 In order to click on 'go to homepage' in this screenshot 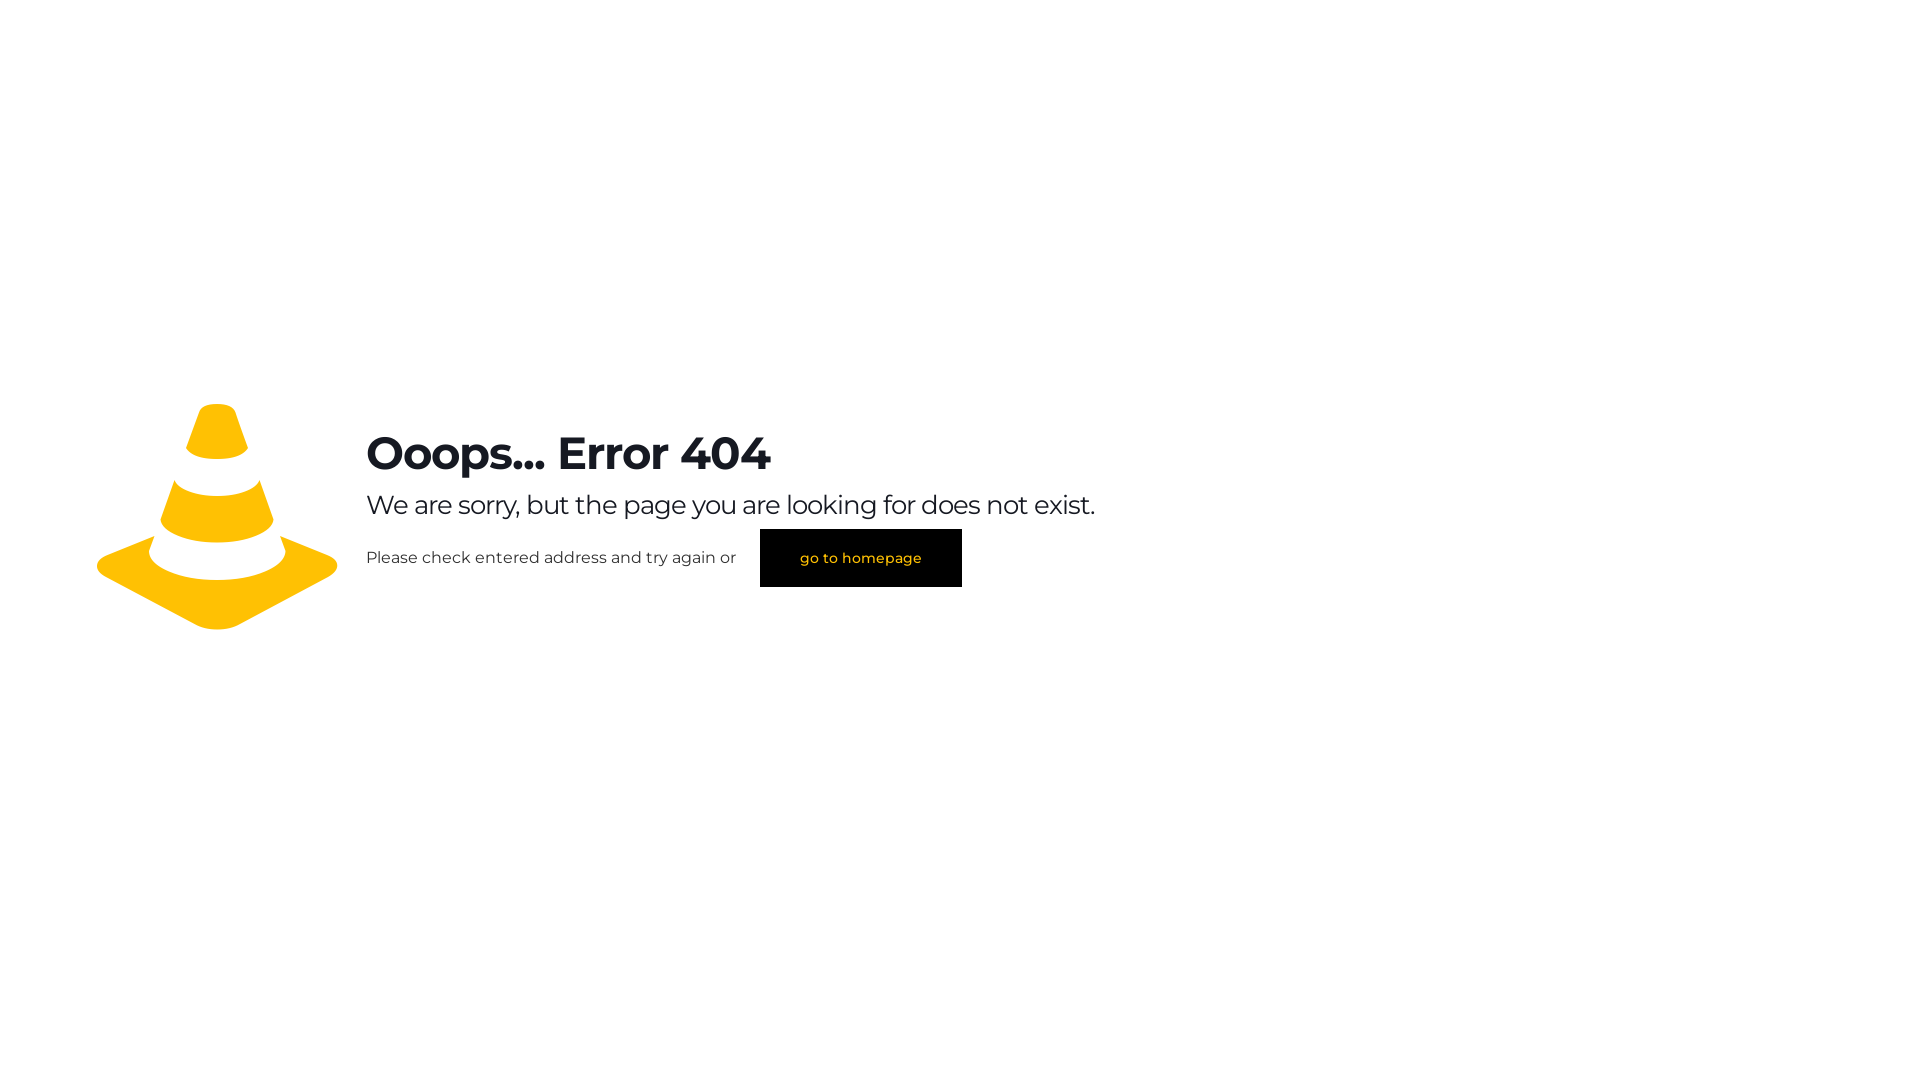, I will do `click(860, 558)`.